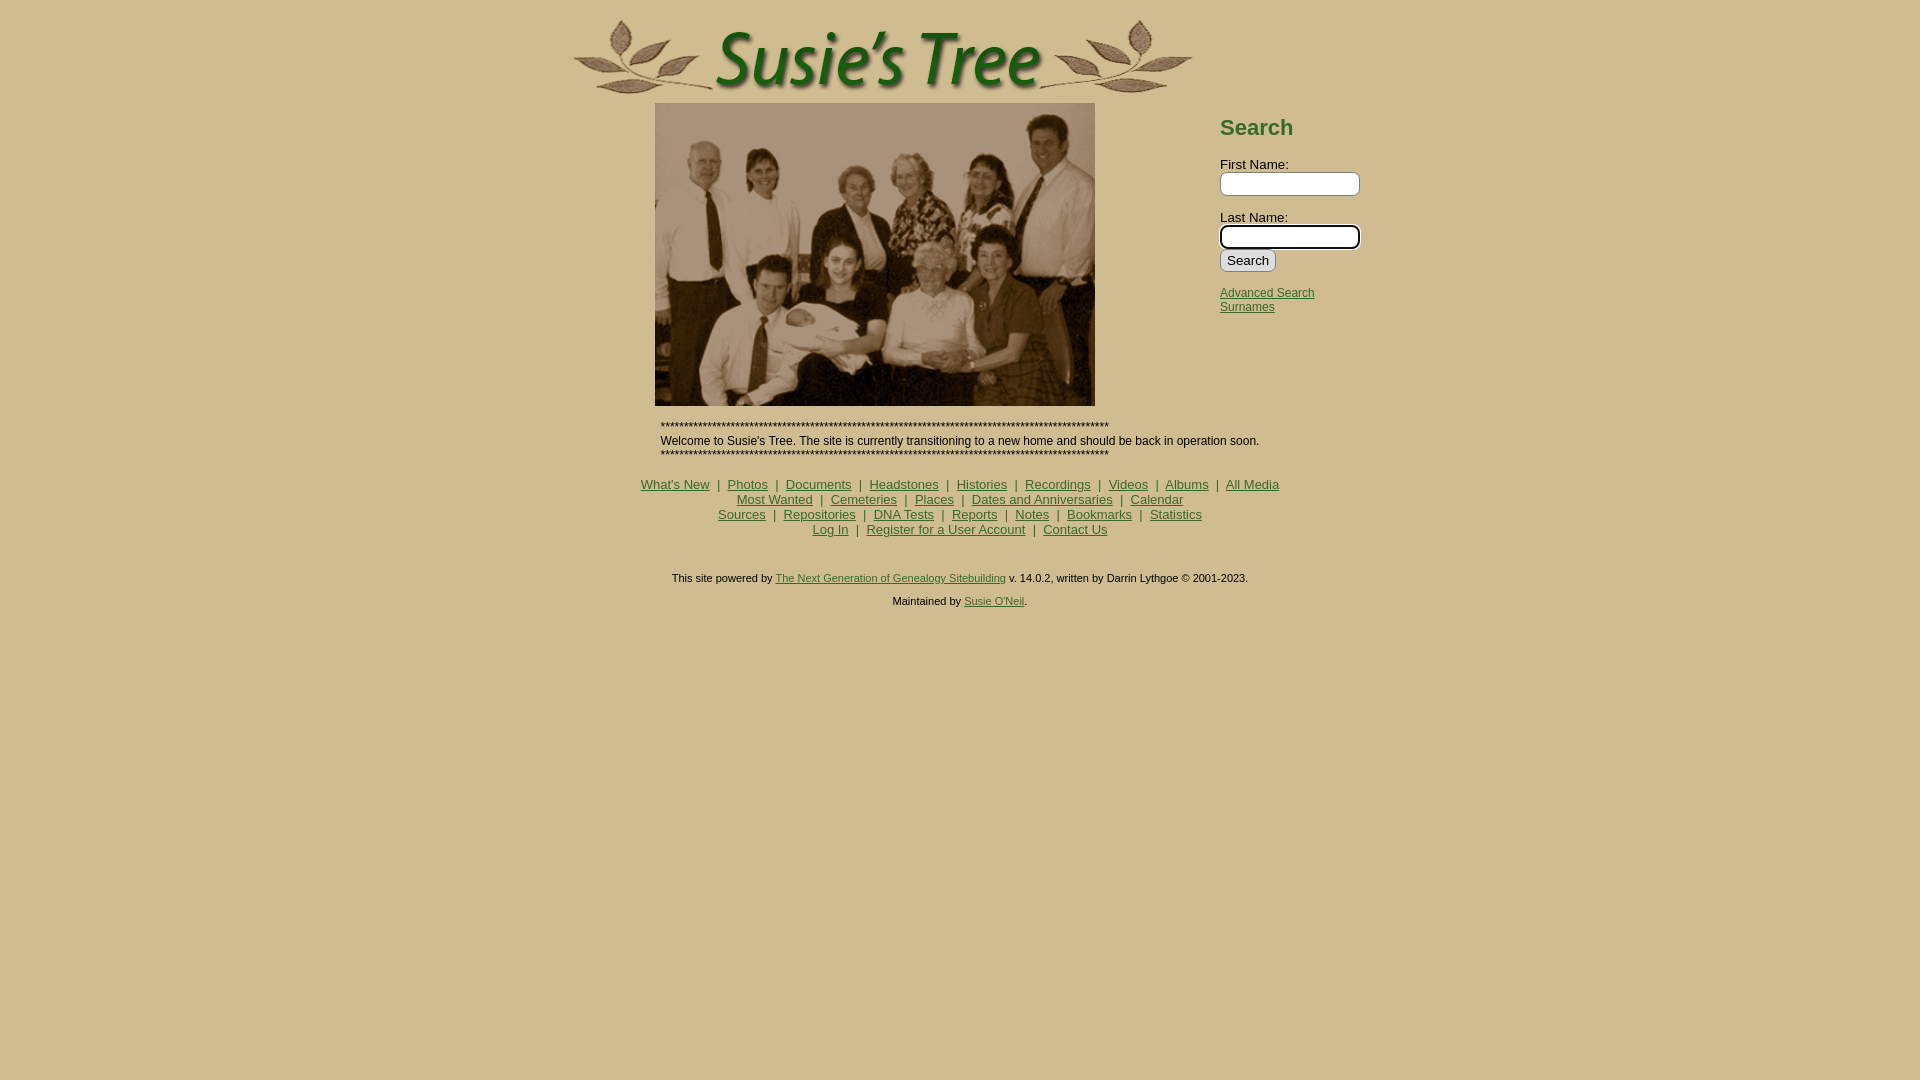  I want to click on 'Most Wanted', so click(773, 498).